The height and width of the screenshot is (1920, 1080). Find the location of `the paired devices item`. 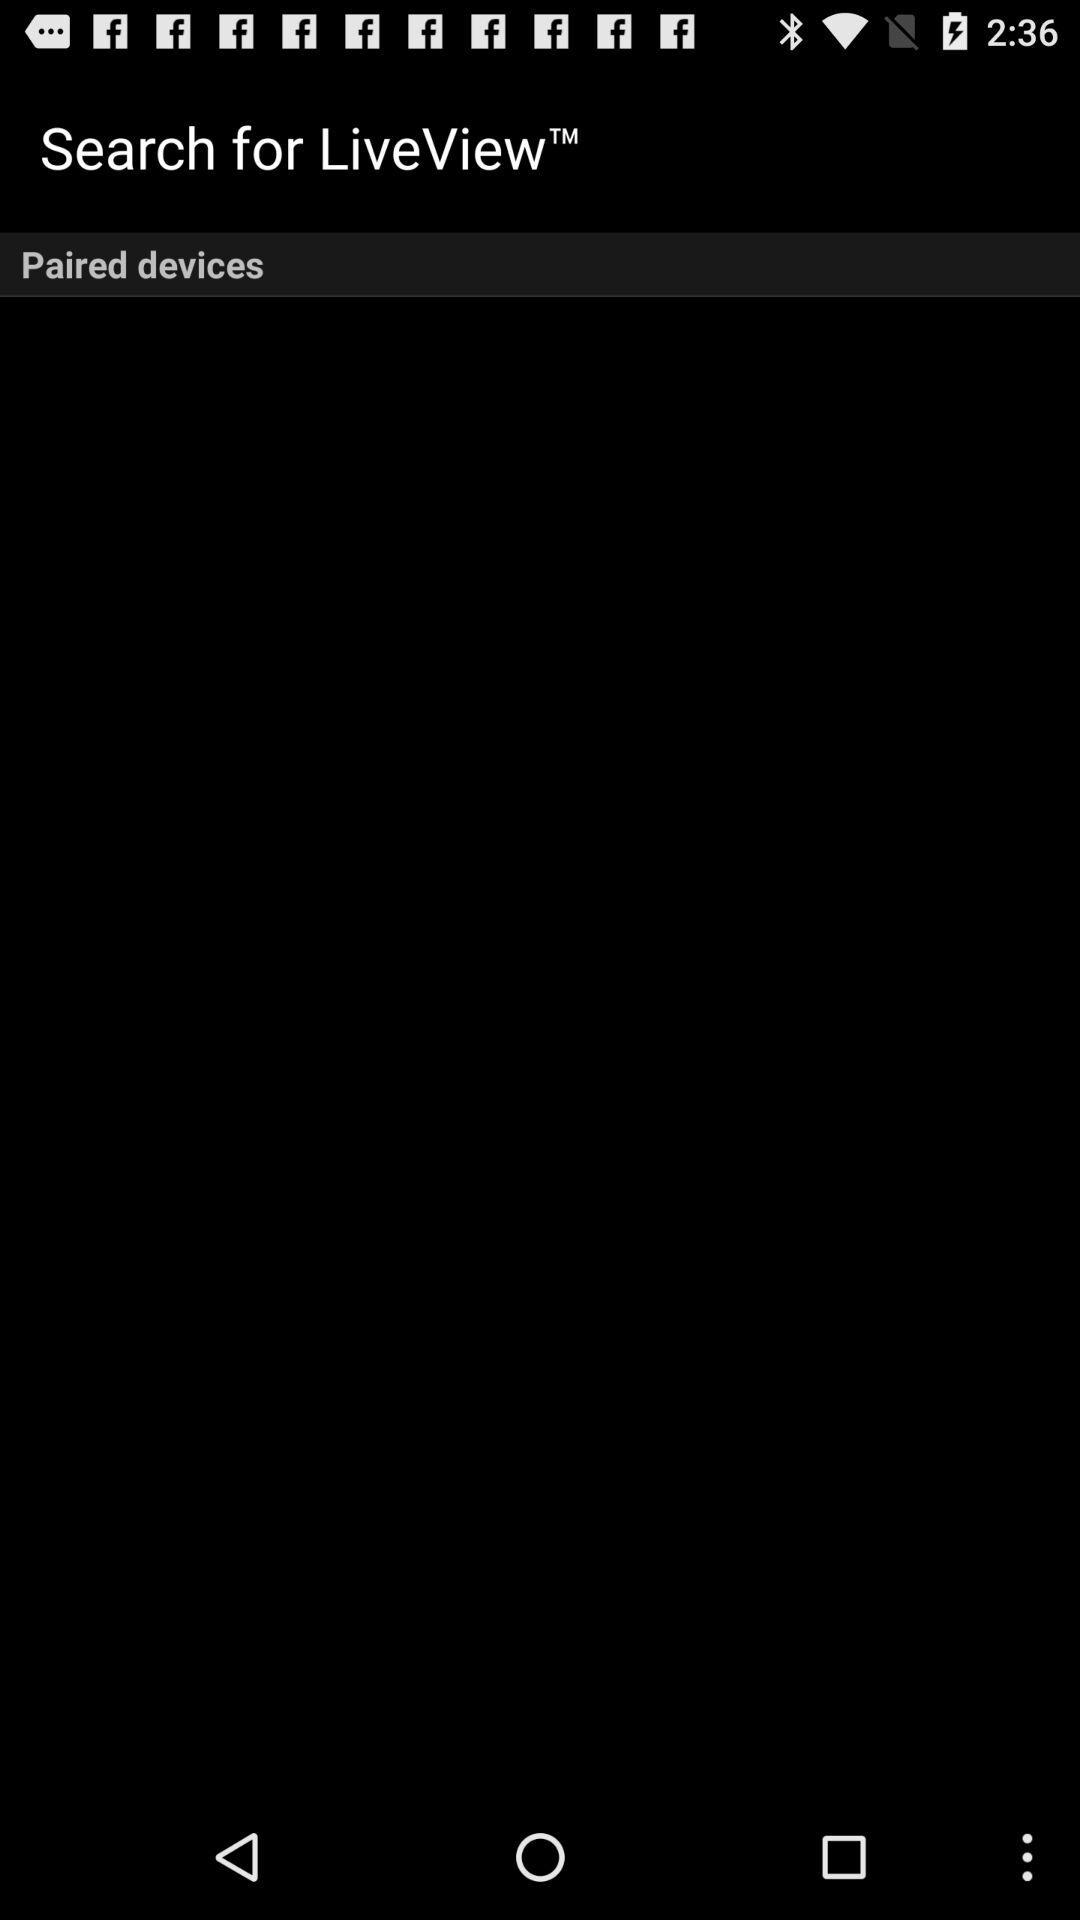

the paired devices item is located at coordinates (540, 263).